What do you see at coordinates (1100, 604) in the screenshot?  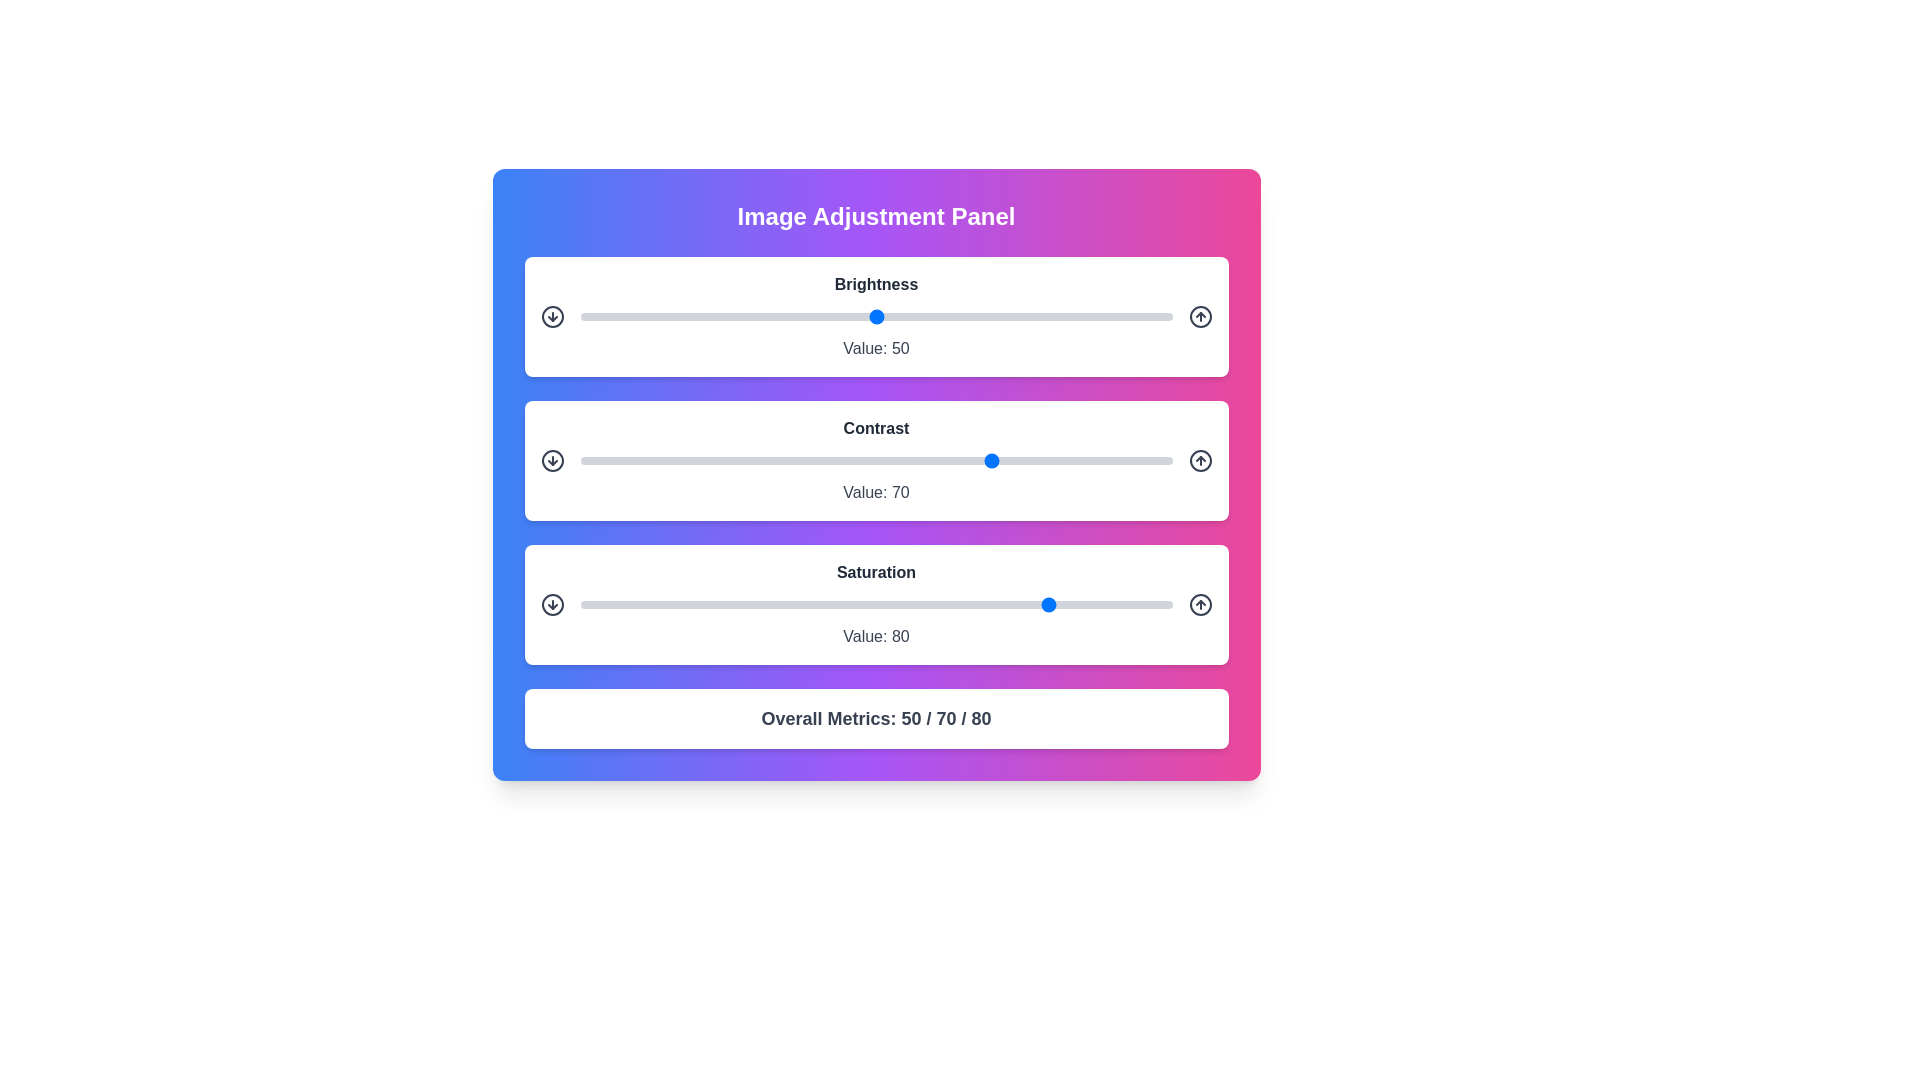 I see `saturation` at bounding box center [1100, 604].